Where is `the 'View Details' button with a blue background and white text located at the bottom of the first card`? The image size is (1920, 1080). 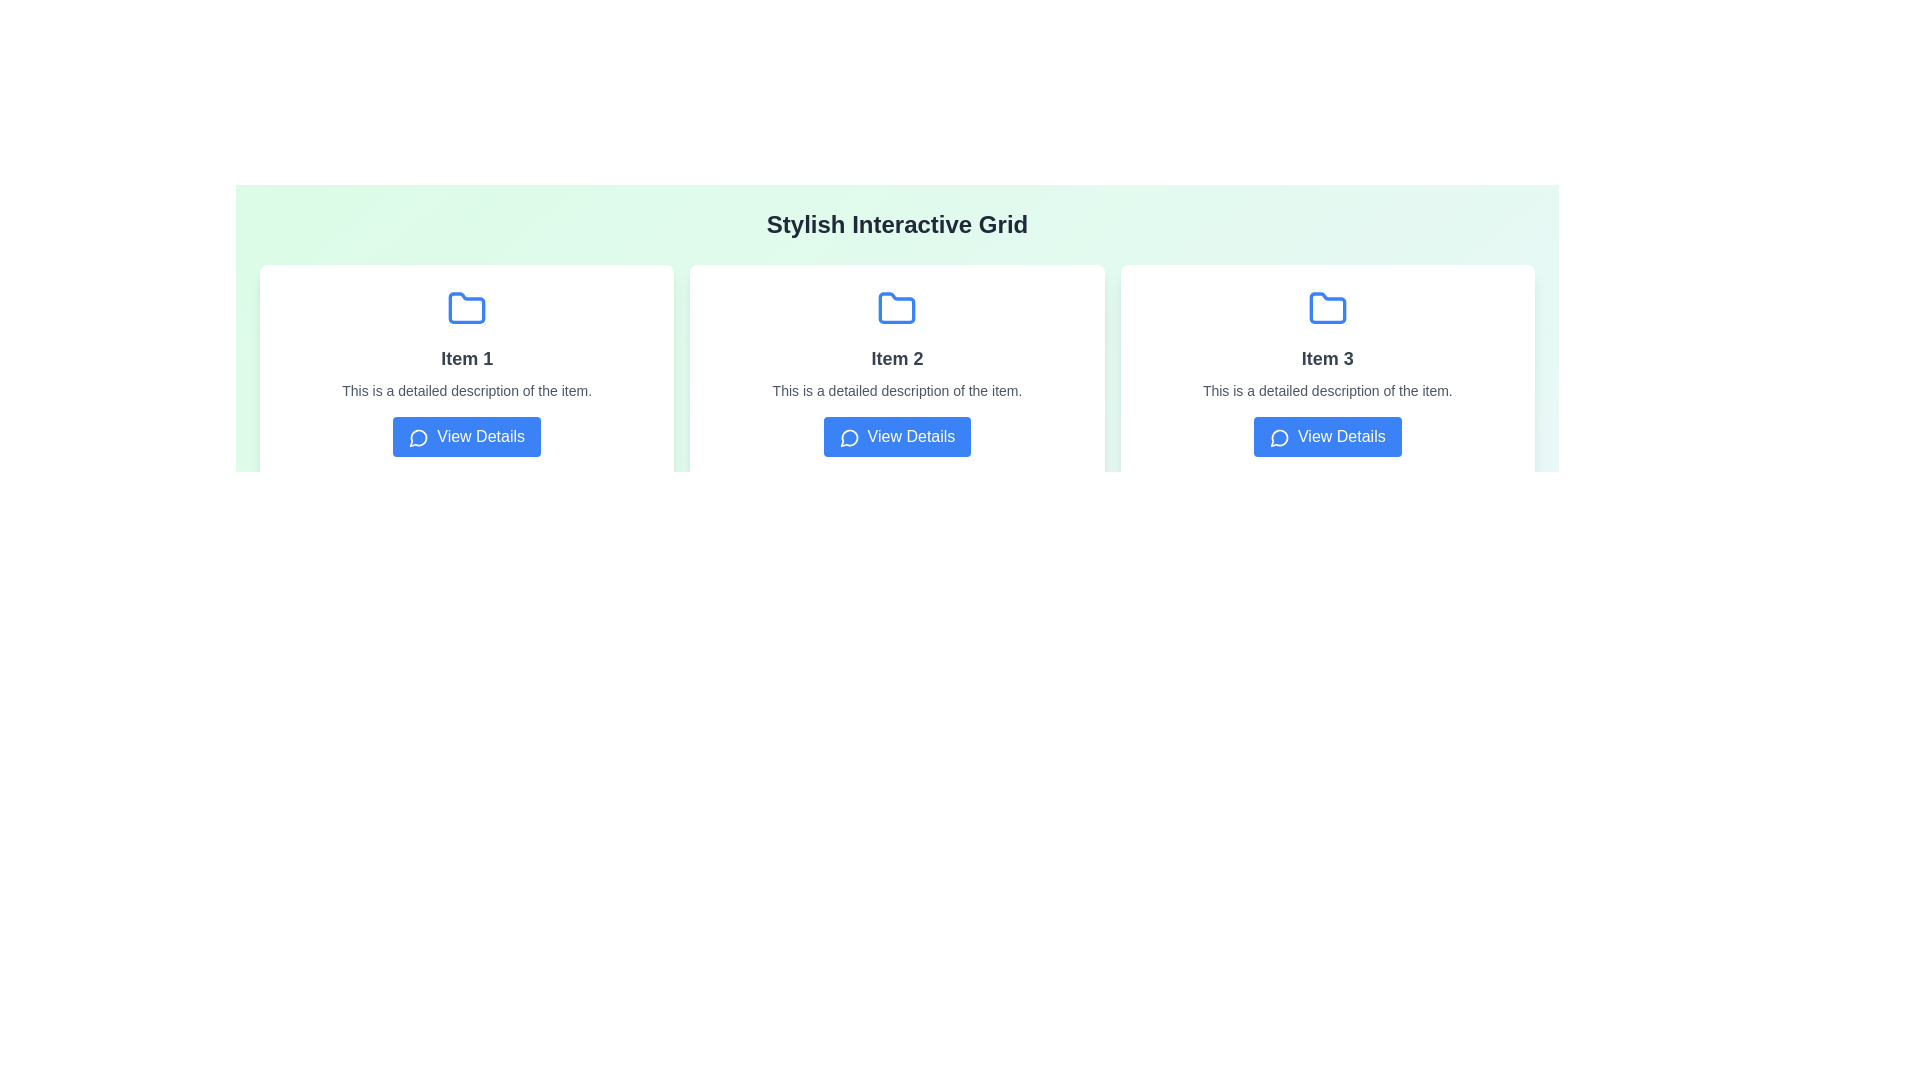
the 'View Details' button with a blue background and white text located at the bottom of the first card is located at coordinates (466, 435).